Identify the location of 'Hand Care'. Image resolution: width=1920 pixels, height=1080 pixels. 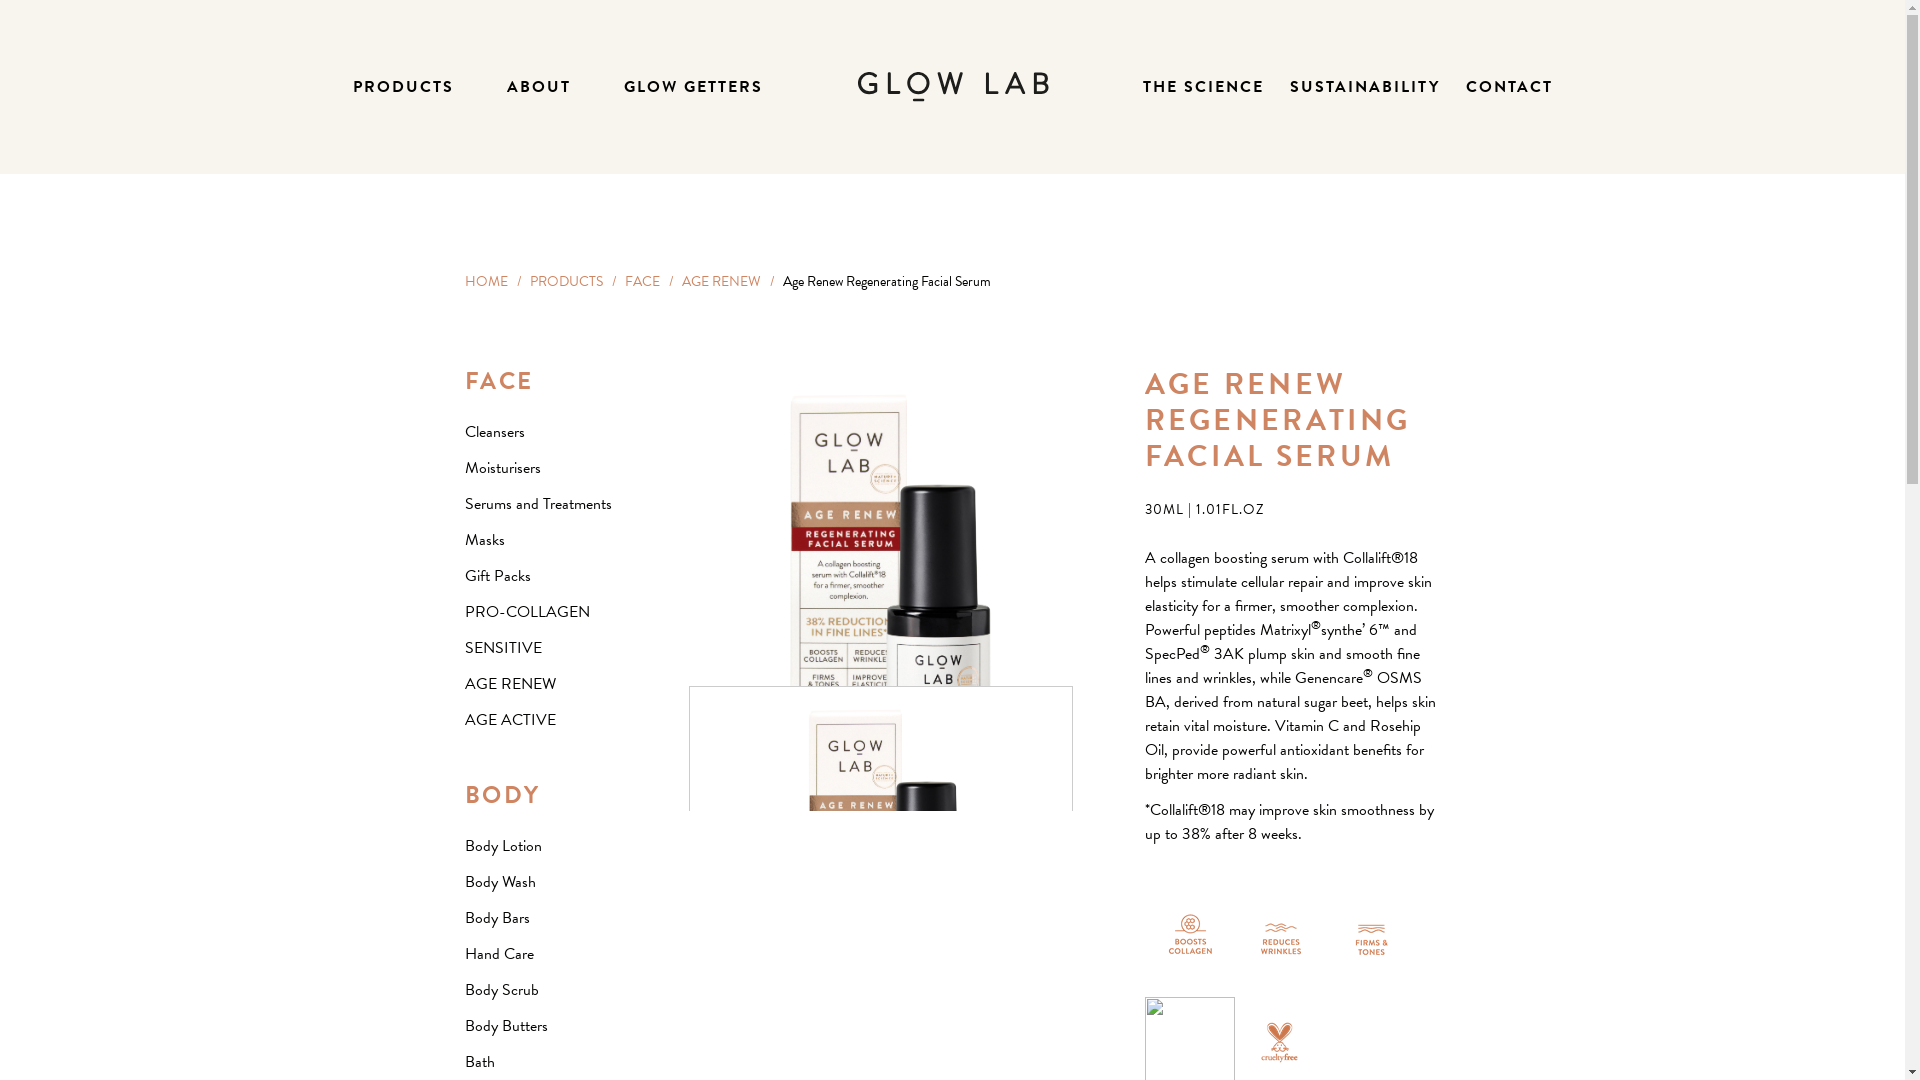
(498, 952).